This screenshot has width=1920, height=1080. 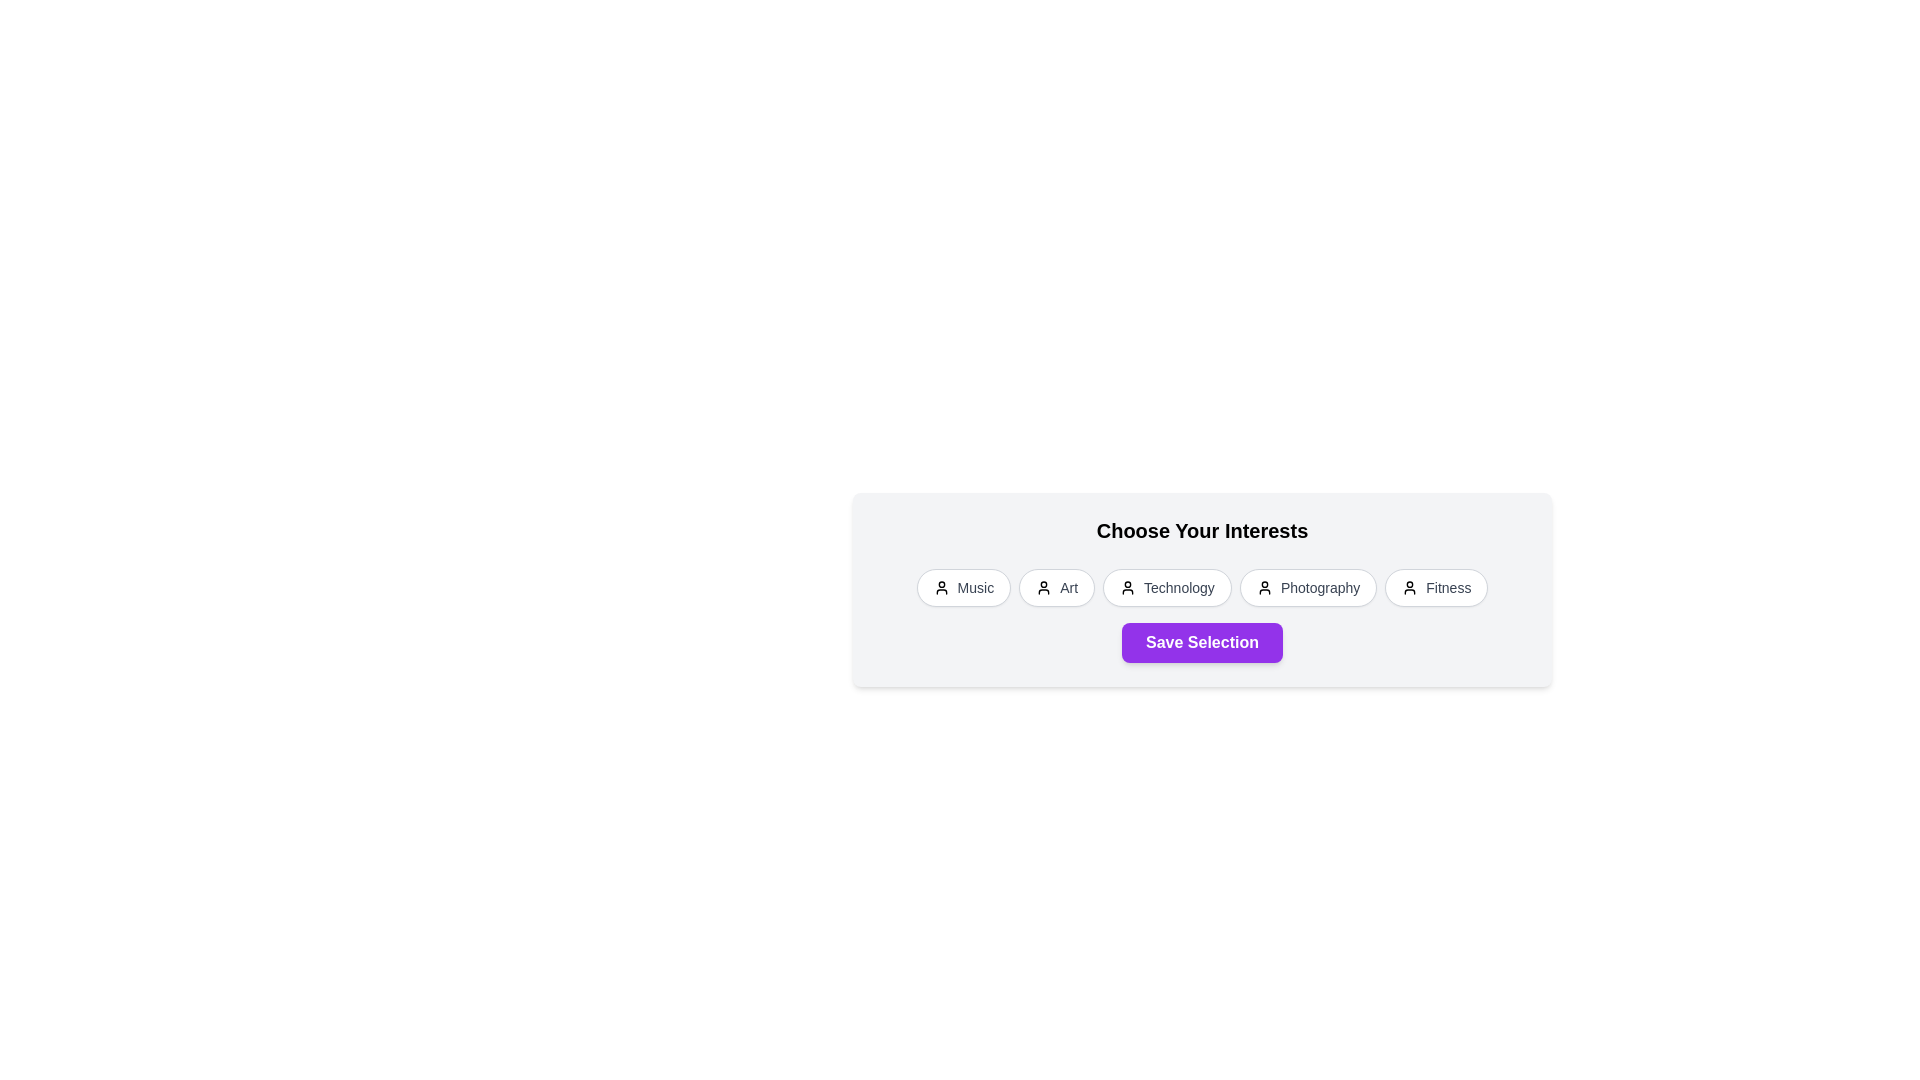 I want to click on the interest chip labeled 'Fitness', so click(x=1435, y=586).